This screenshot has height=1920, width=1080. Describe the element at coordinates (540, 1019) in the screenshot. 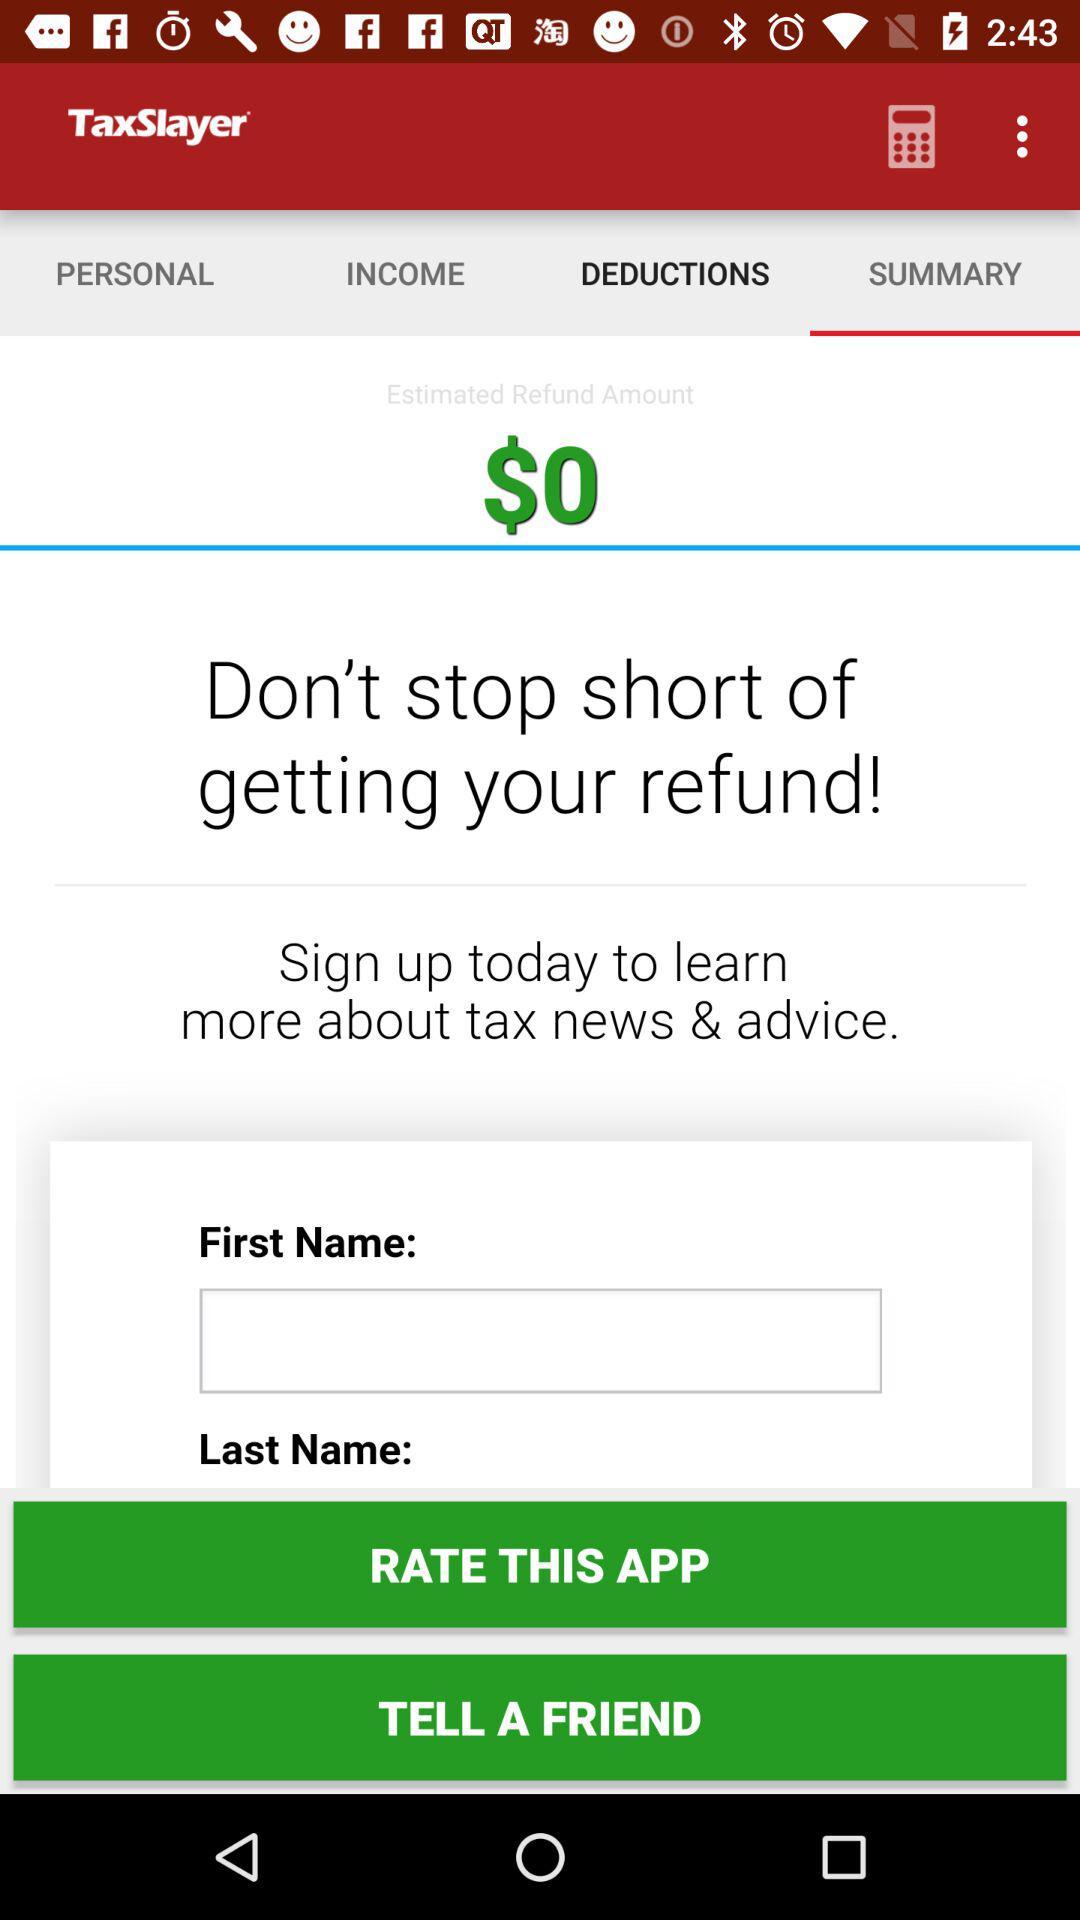

I see `the item at the center` at that location.